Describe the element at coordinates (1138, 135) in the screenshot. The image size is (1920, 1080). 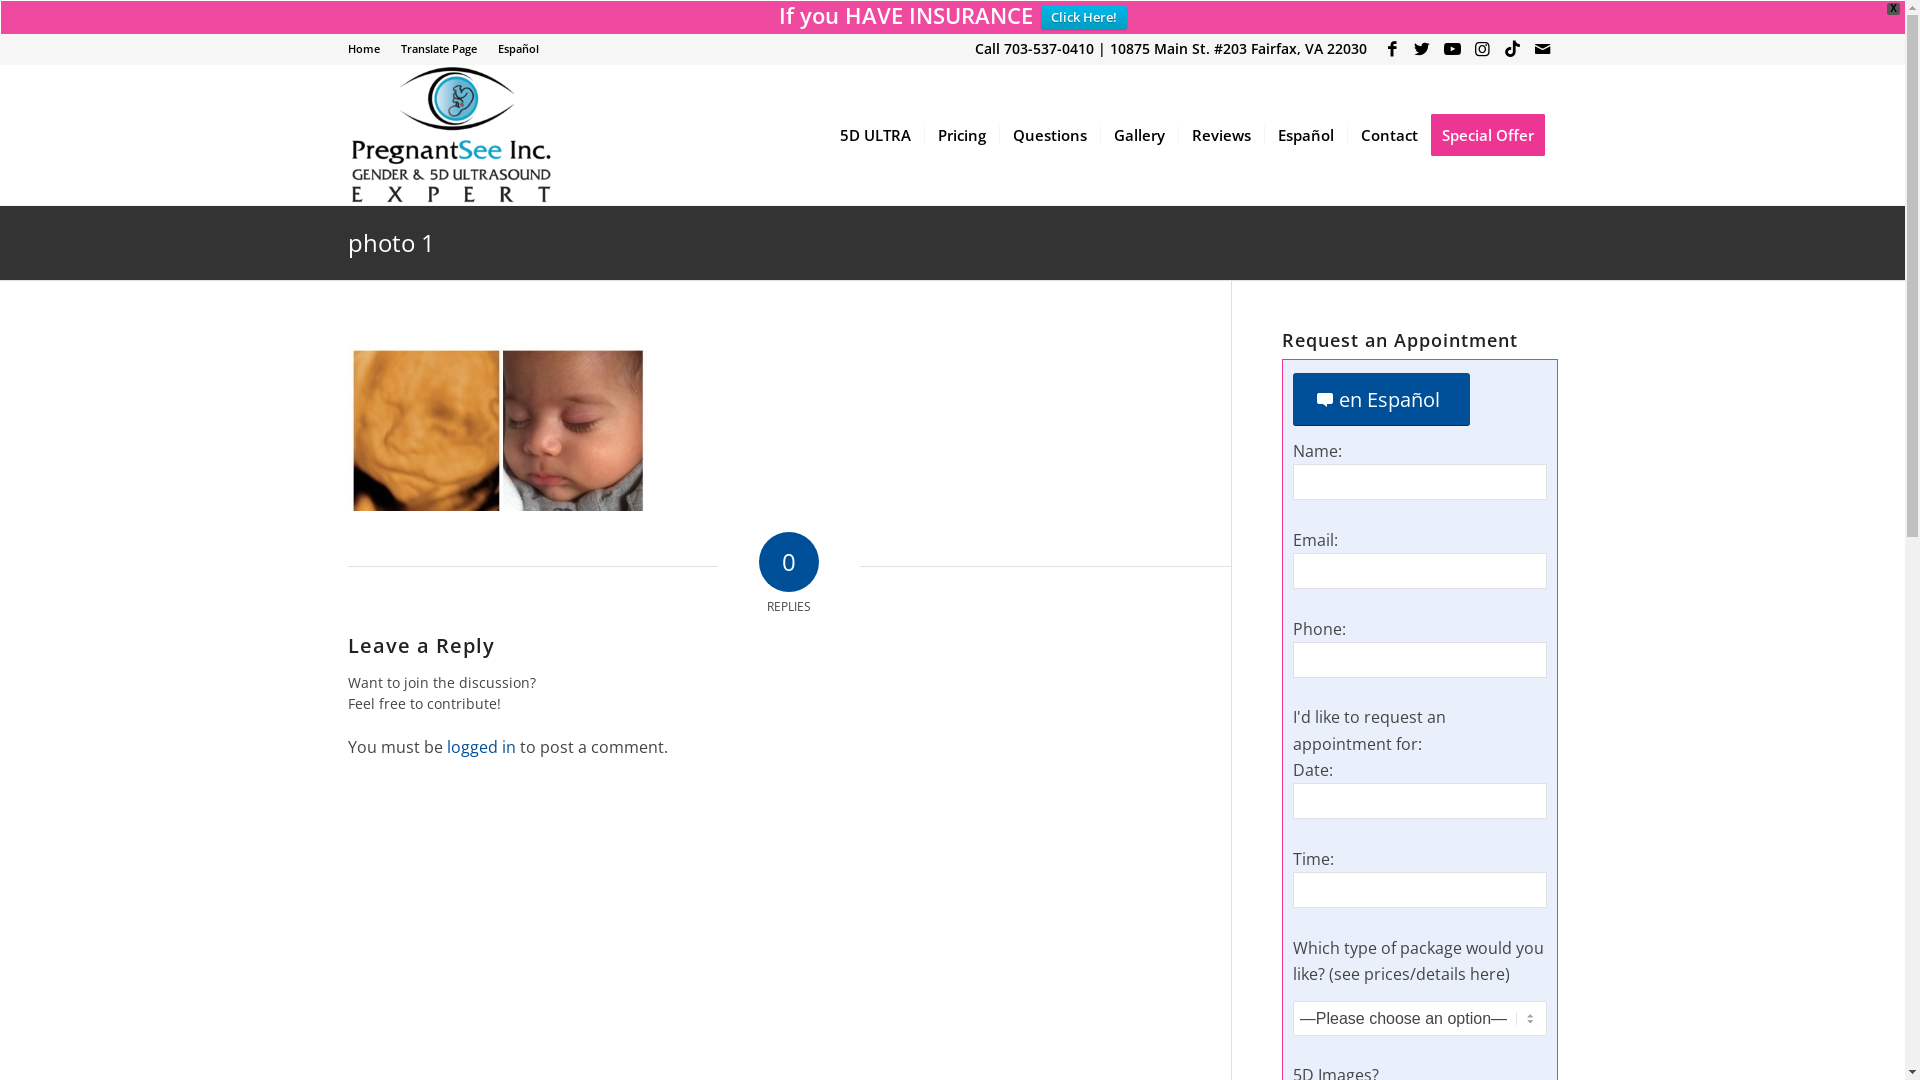
I see `'Gallery'` at that location.